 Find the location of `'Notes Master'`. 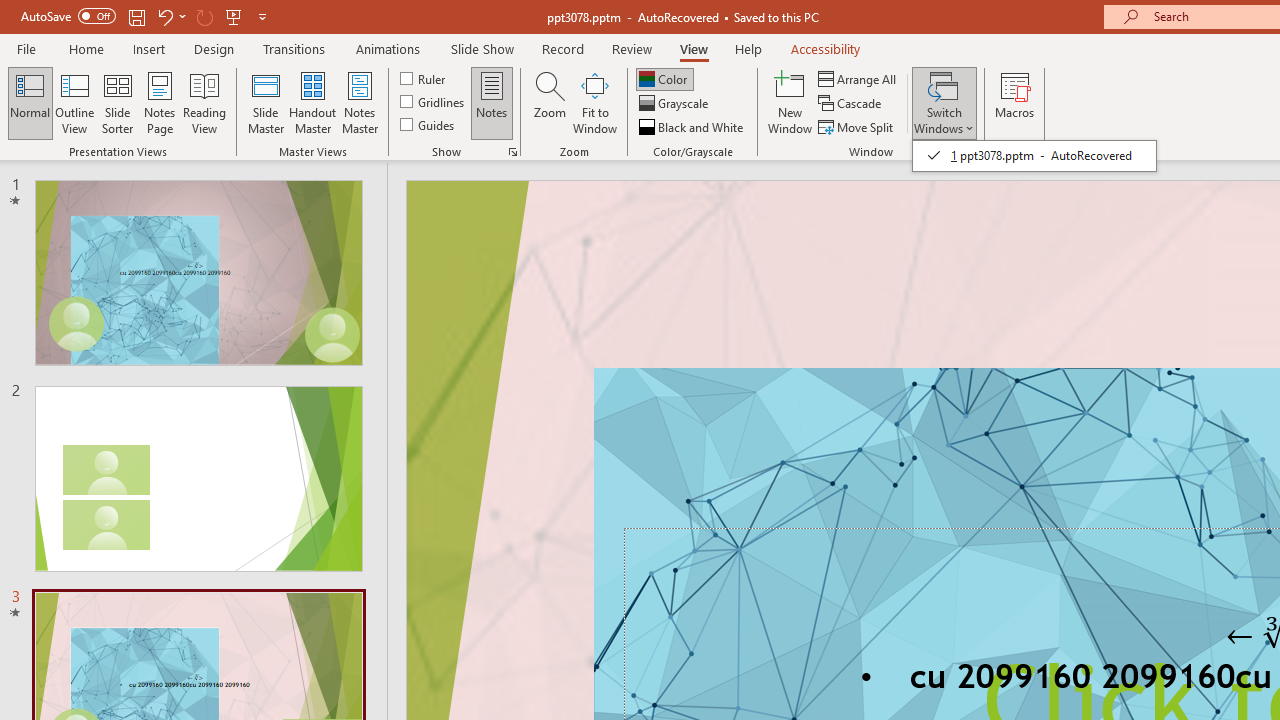

'Notes Master' is located at coordinates (360, 103).